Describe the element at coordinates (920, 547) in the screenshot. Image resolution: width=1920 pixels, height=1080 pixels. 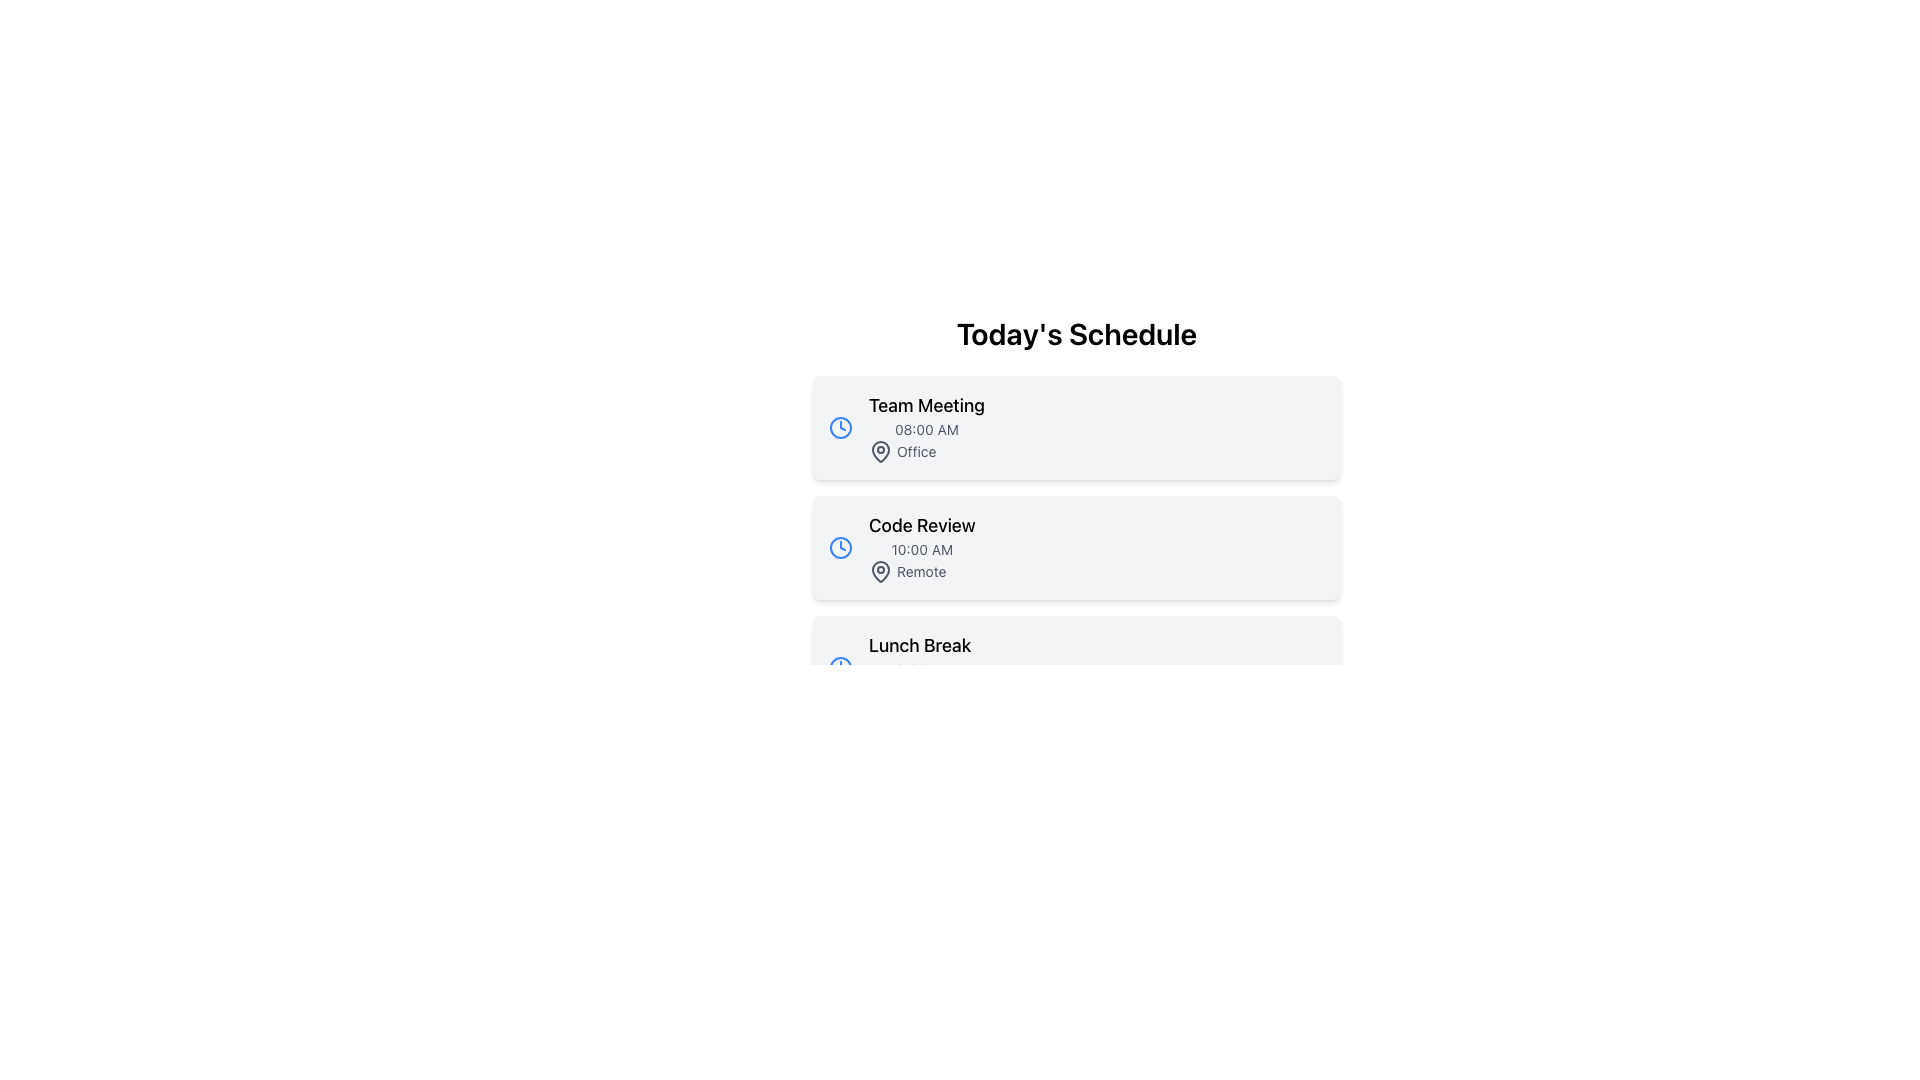
I see `the 'Code Review' event schedule entry` at that location.